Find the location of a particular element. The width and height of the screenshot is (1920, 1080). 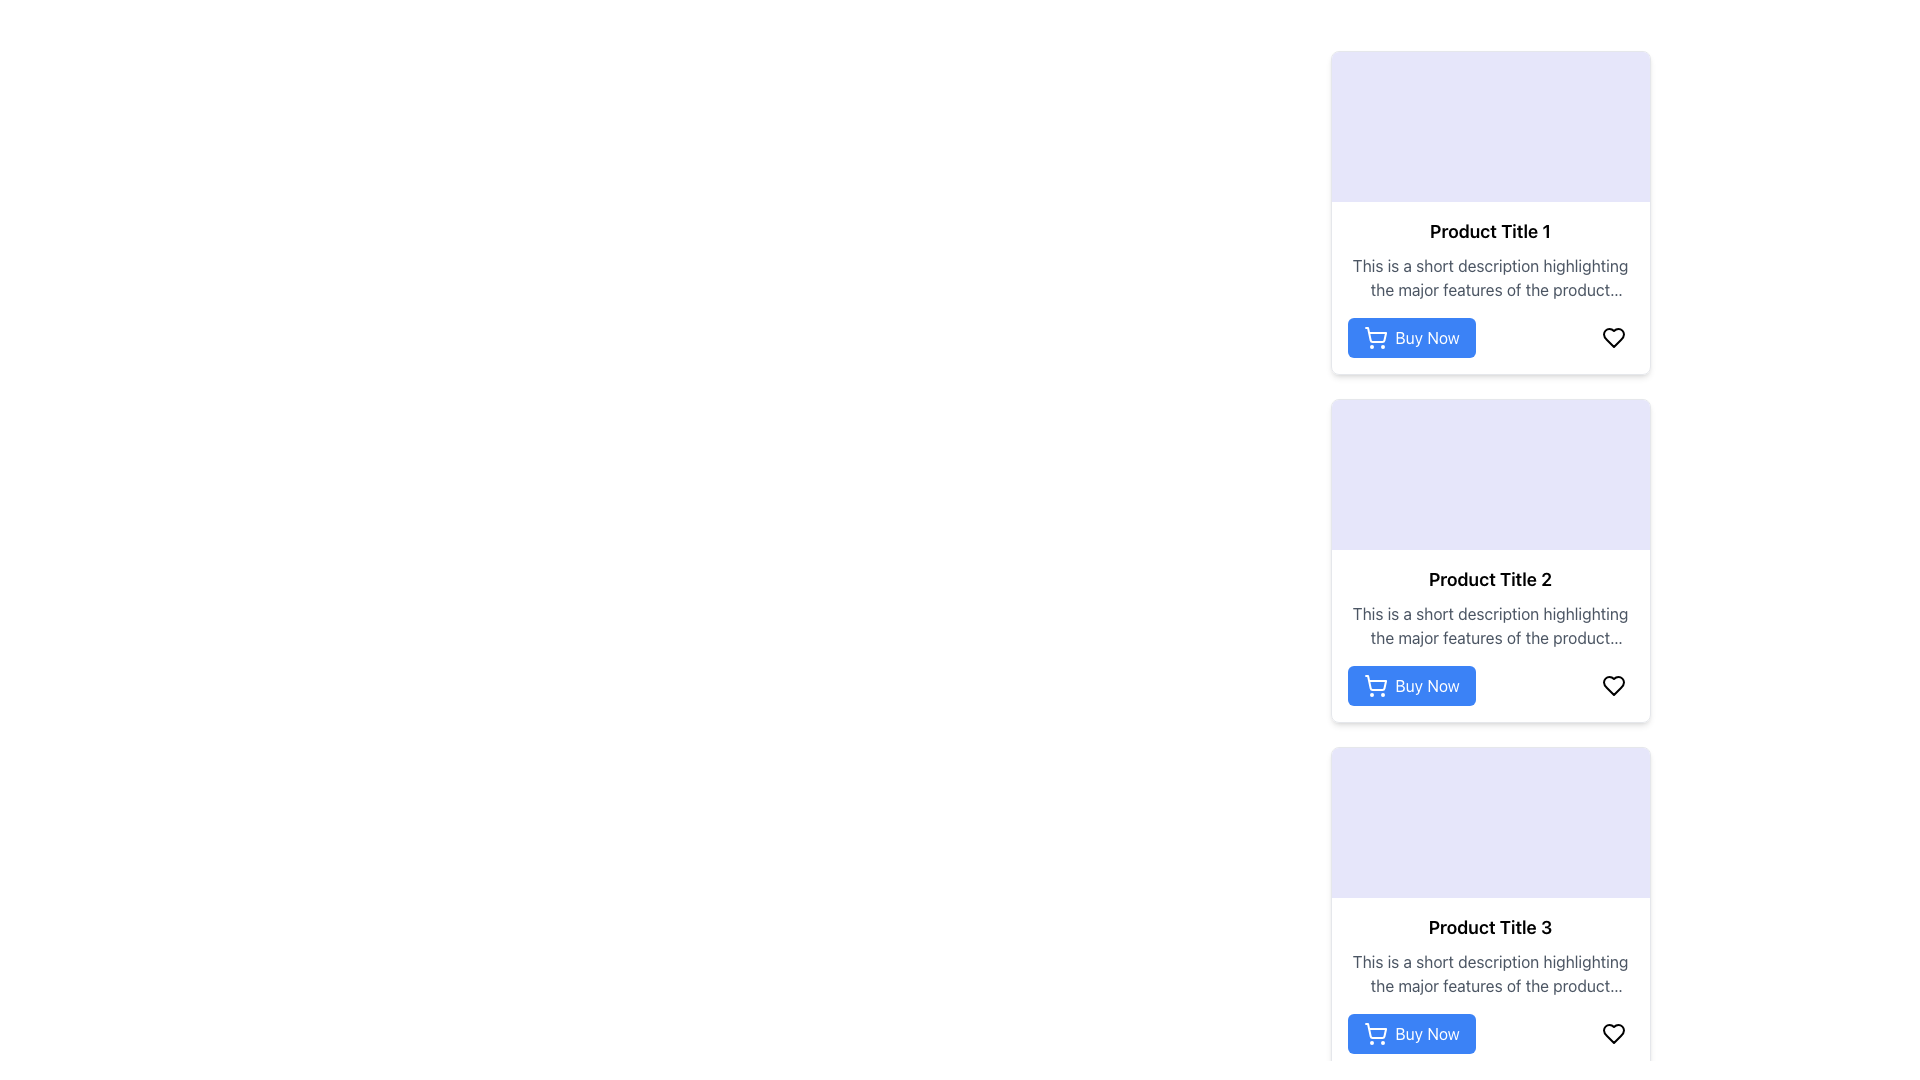

the icon button located in the bottom-right corner of the card for 'Product Title 3' to mark it as a favorite is located at coordinates (1613, 1033).